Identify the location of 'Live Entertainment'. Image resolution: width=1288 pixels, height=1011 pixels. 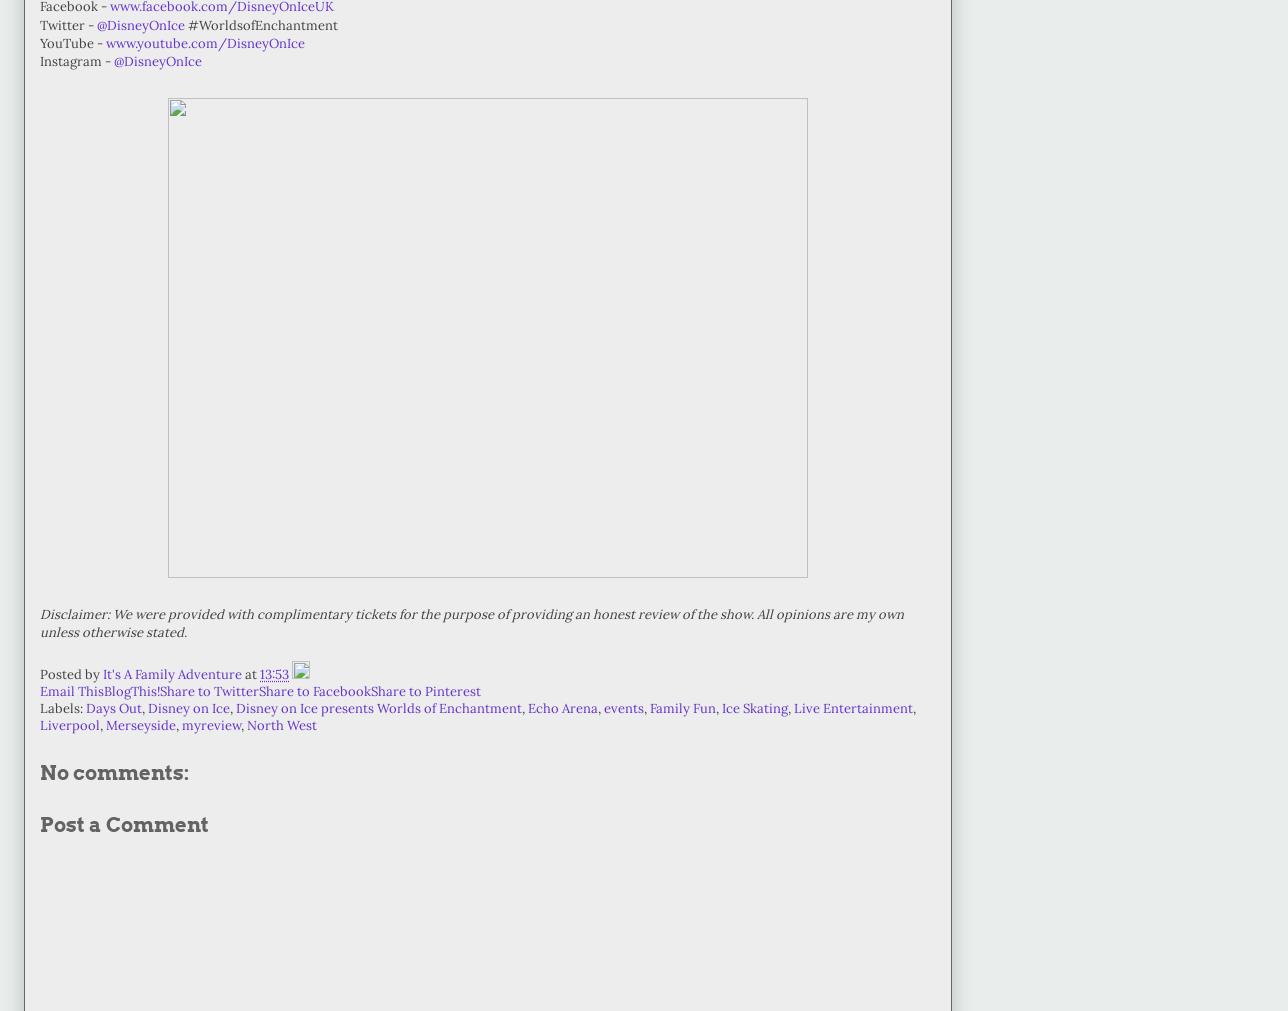
(853, 707).